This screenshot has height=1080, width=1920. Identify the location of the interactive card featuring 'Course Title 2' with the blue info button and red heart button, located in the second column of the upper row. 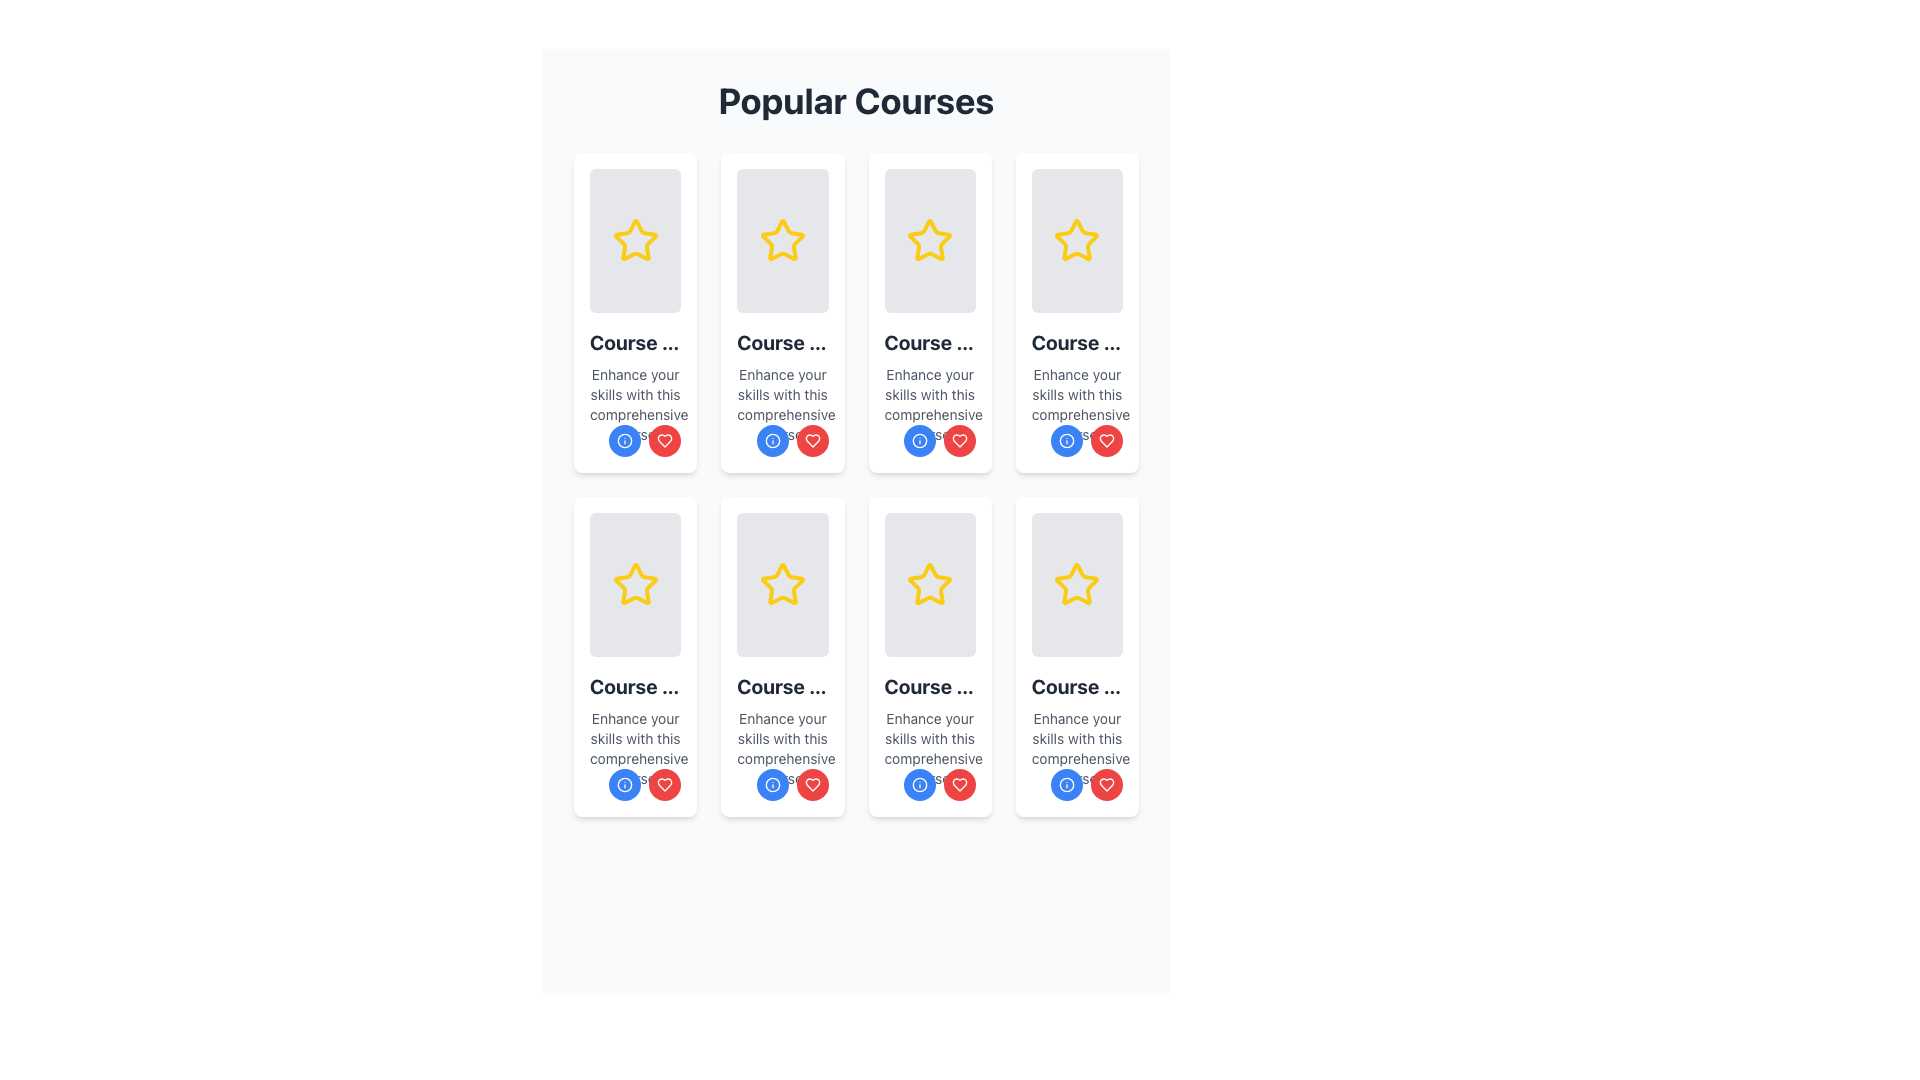
(781, 312).